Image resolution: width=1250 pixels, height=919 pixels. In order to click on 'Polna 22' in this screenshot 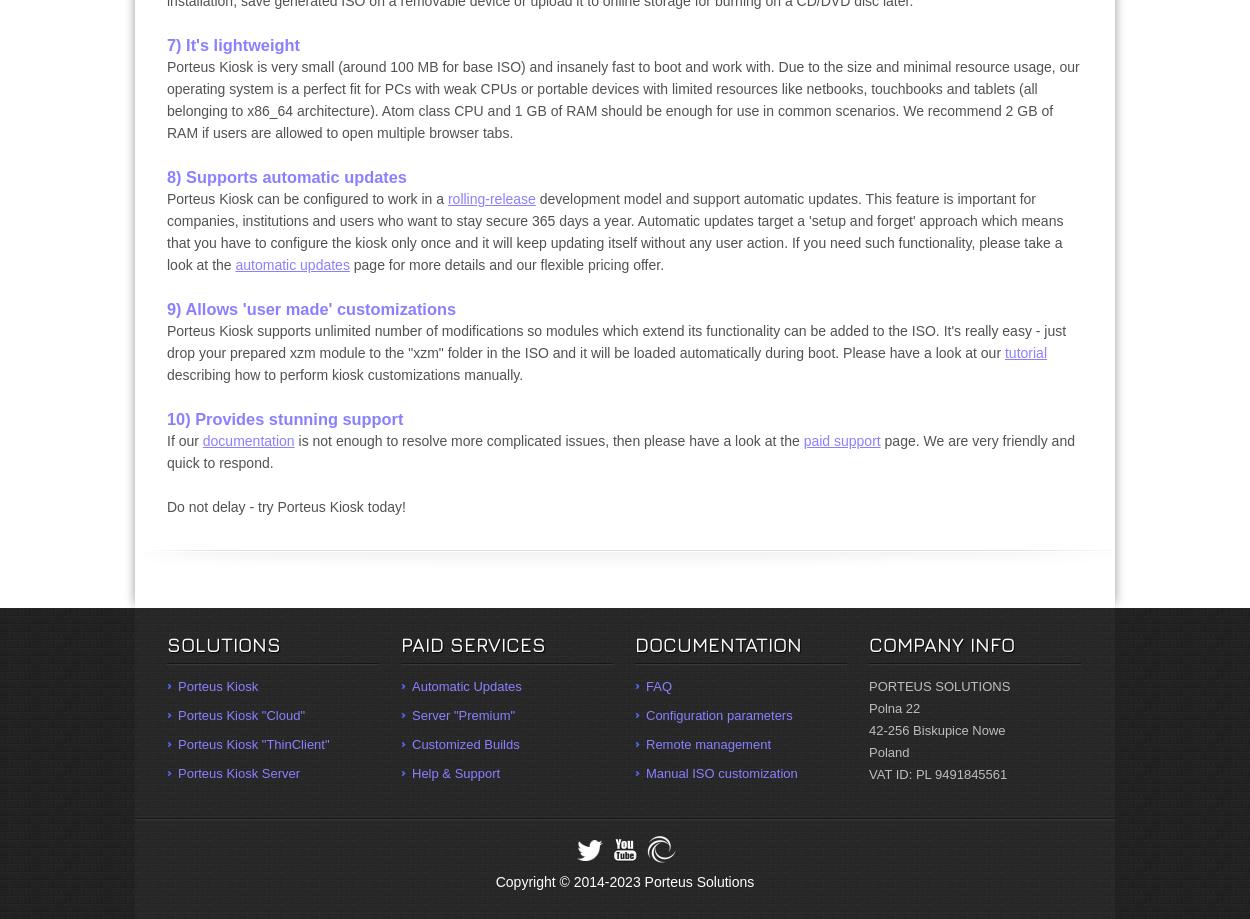, I will do `click(894, 707)`.